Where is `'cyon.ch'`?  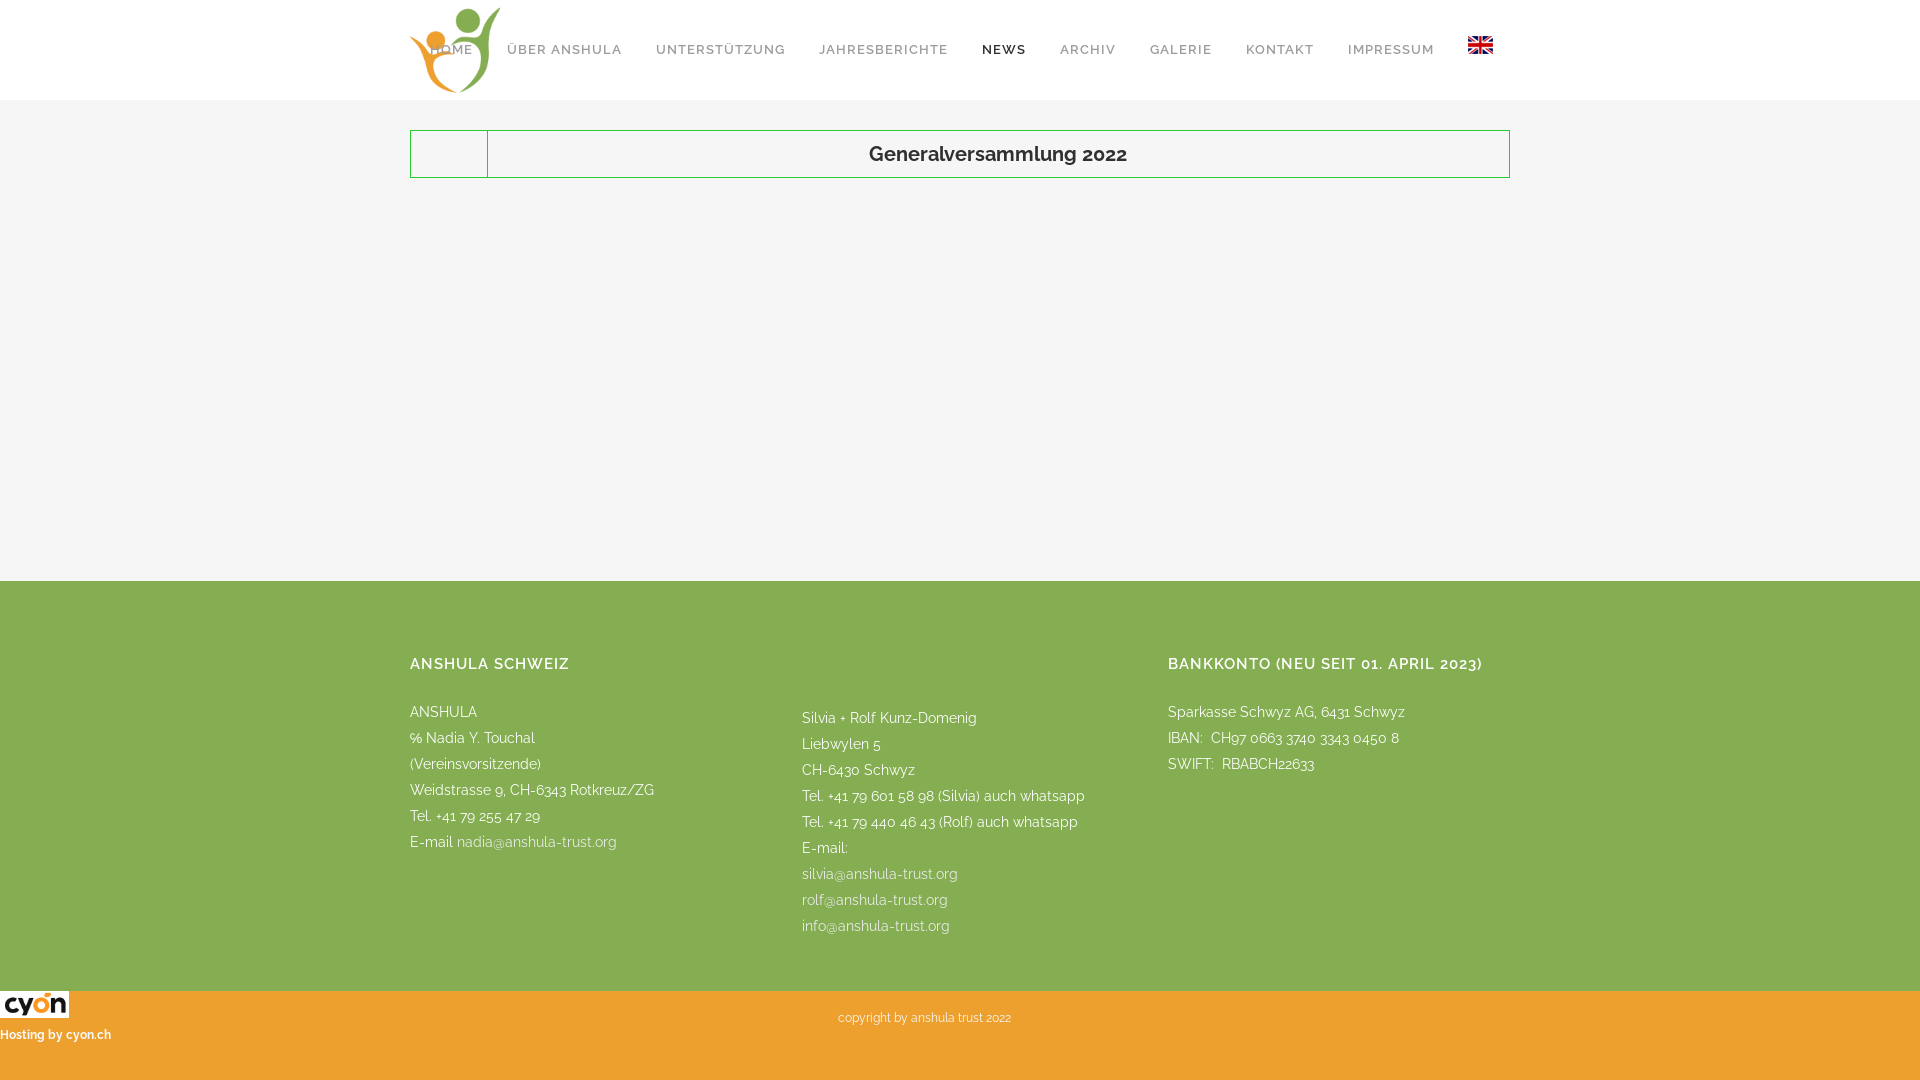 'cyon.ch' is located at coordinates (87, 1034).